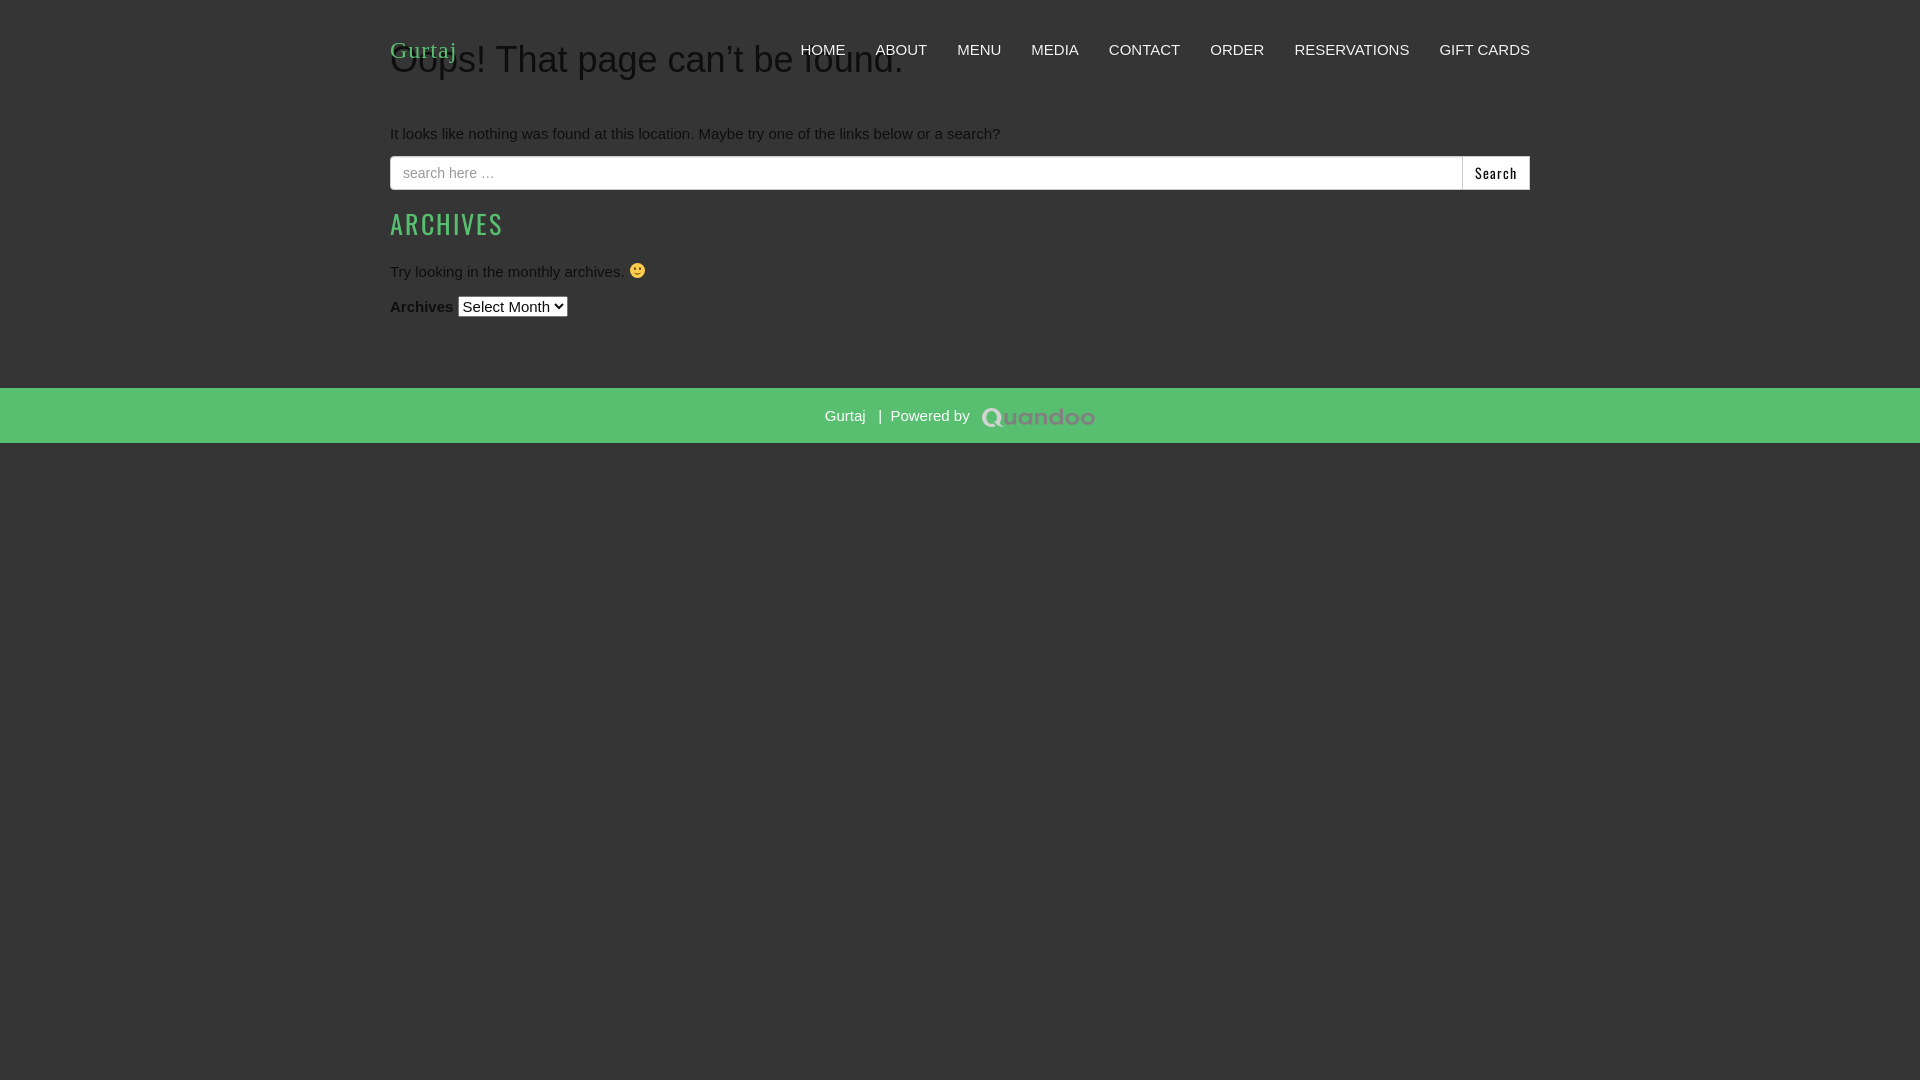  I want to click on 'Search', so click(1462, 172).